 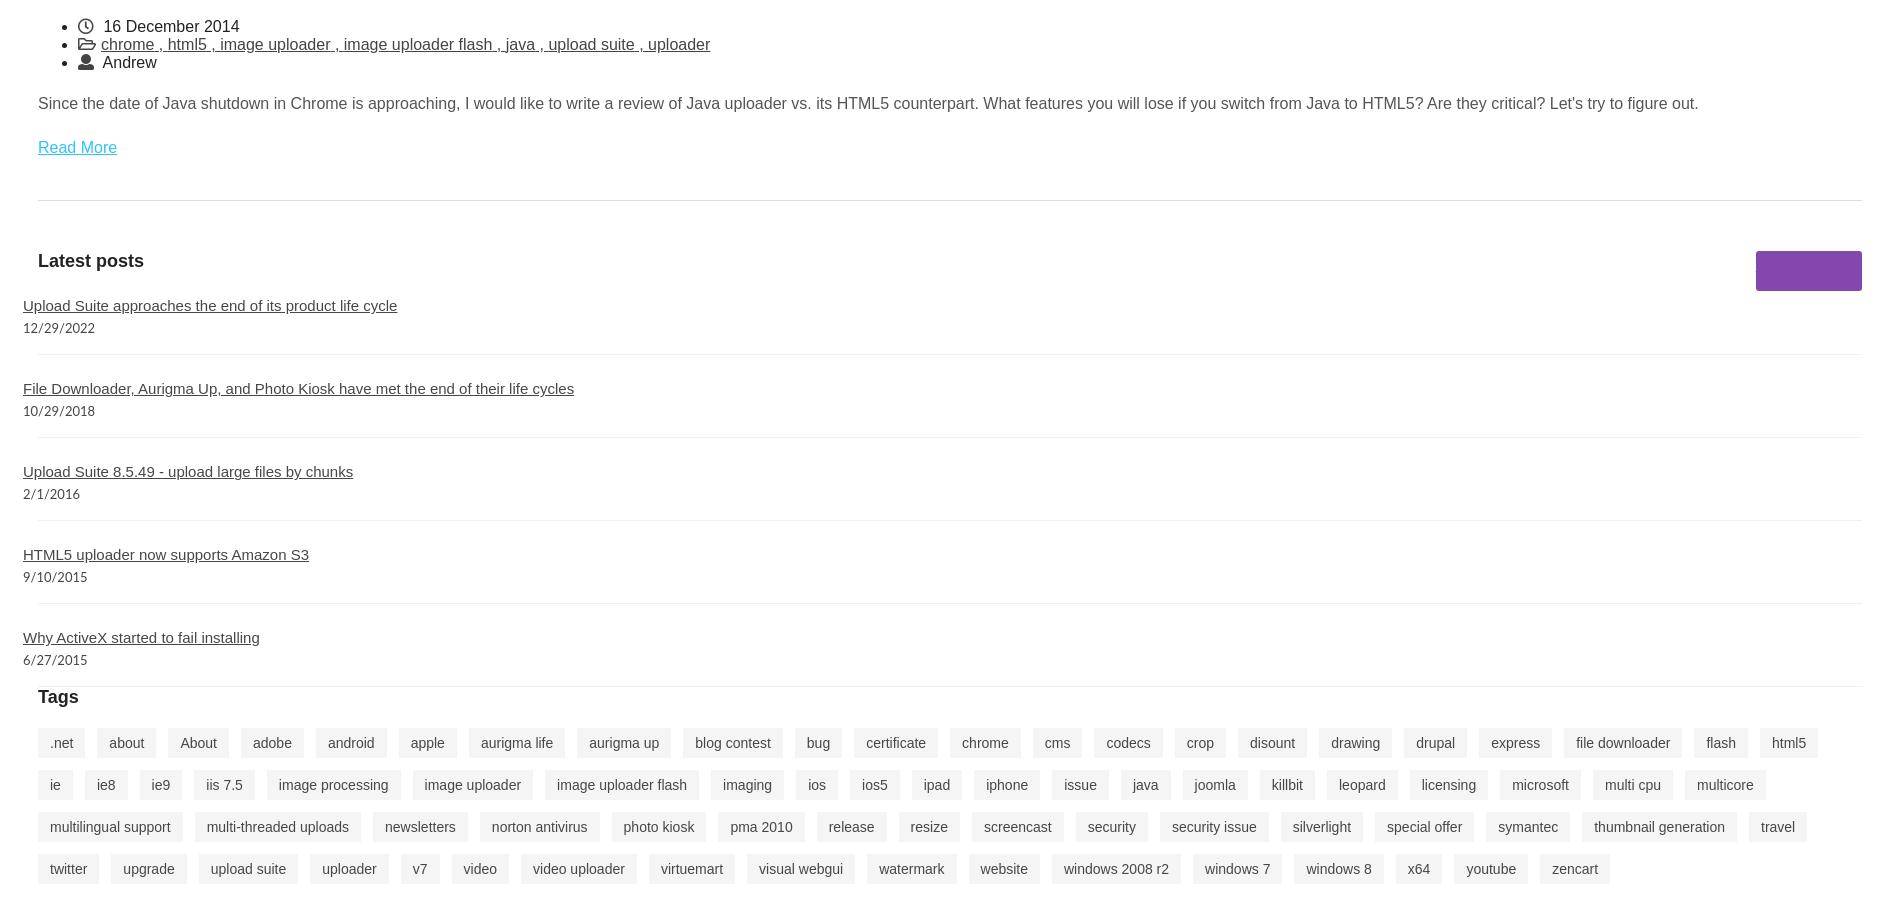 I want to click on 'File Downloader, Aurigma Up, and Photo Kiosk have met the end of their life cycles', so click(x=22, y=387).